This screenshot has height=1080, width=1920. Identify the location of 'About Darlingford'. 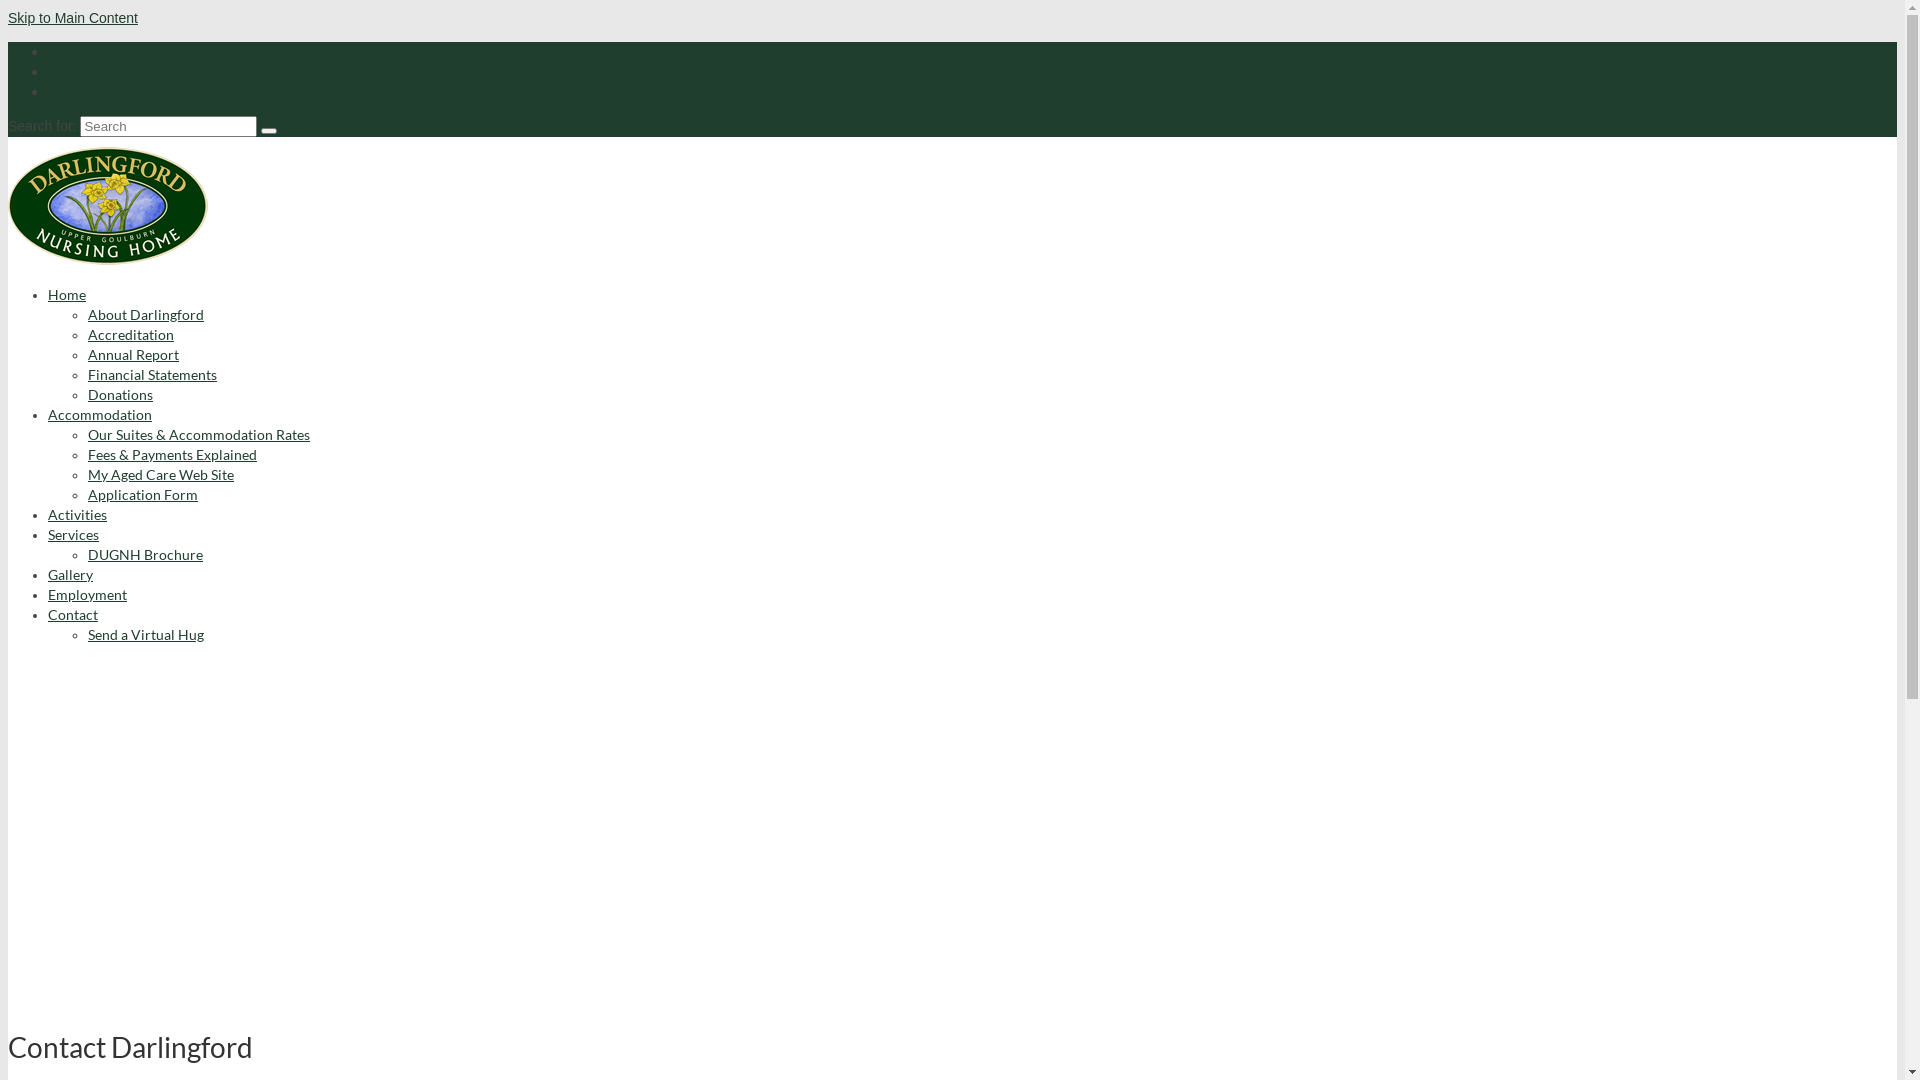
(144, 314).